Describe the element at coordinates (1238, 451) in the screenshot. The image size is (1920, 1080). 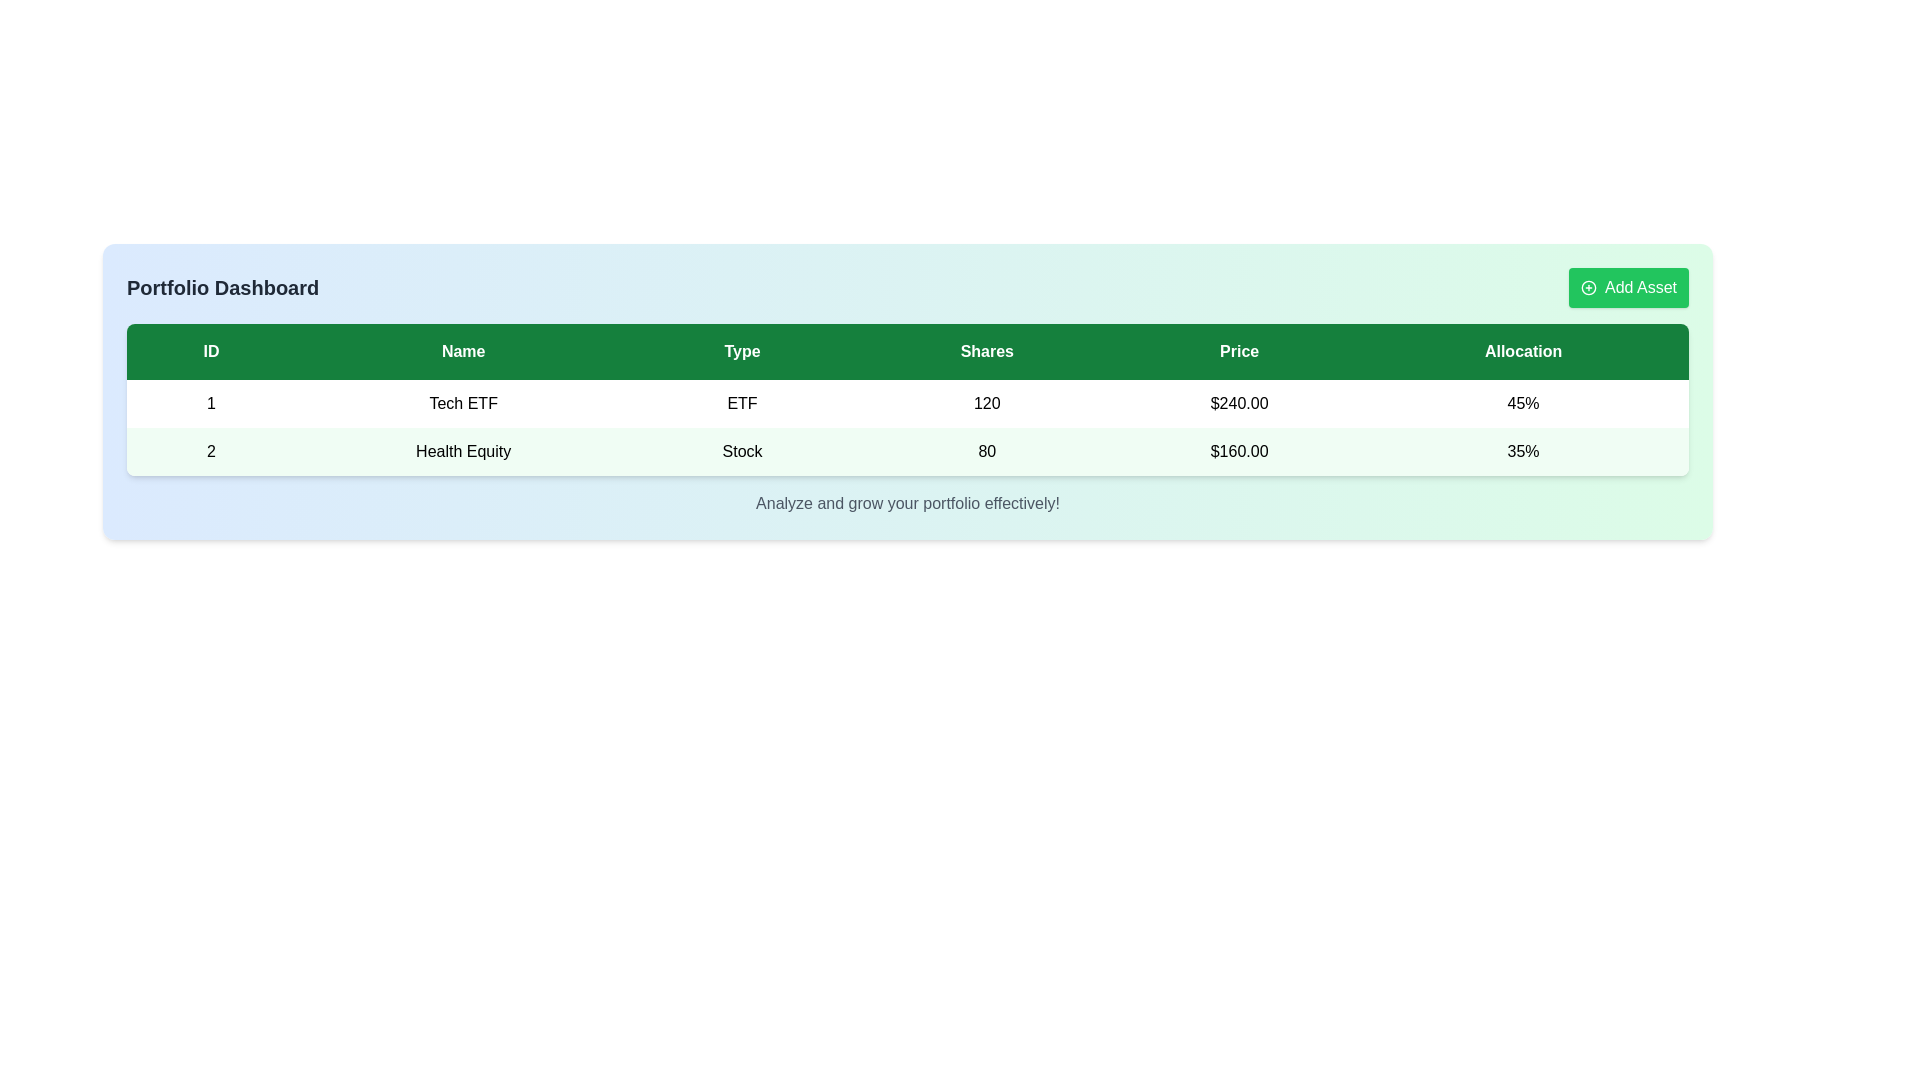
I see `the non-interactive text label displaying the price for 'Health Equity' stock located in the fifth column of the second row of the table` at that location.